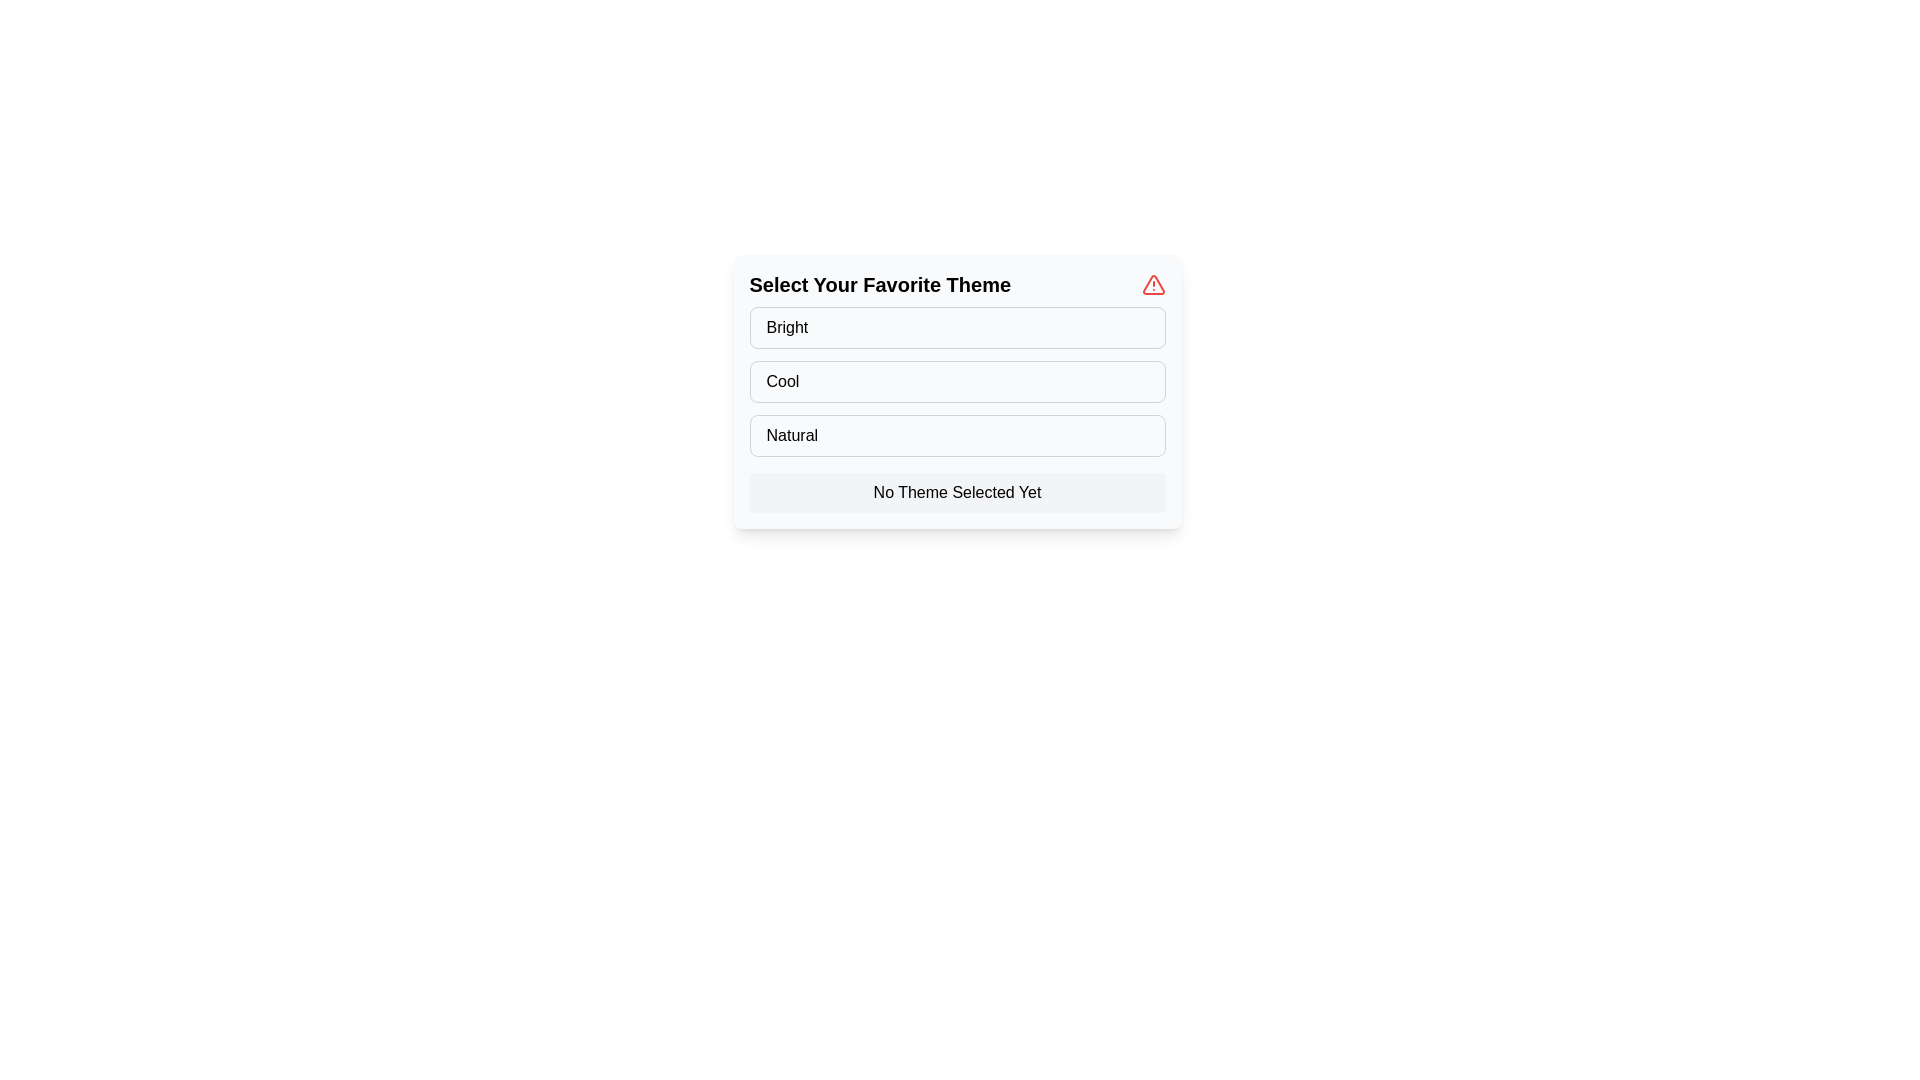 The image size is (1920, 1080). What do you see at coordinates (956, 381) in the screenshot?
I see `the 'Cool' button located in the vertical list of choices within the 'Select Your Favorite Theme' card` at bounding box center [956, 381].